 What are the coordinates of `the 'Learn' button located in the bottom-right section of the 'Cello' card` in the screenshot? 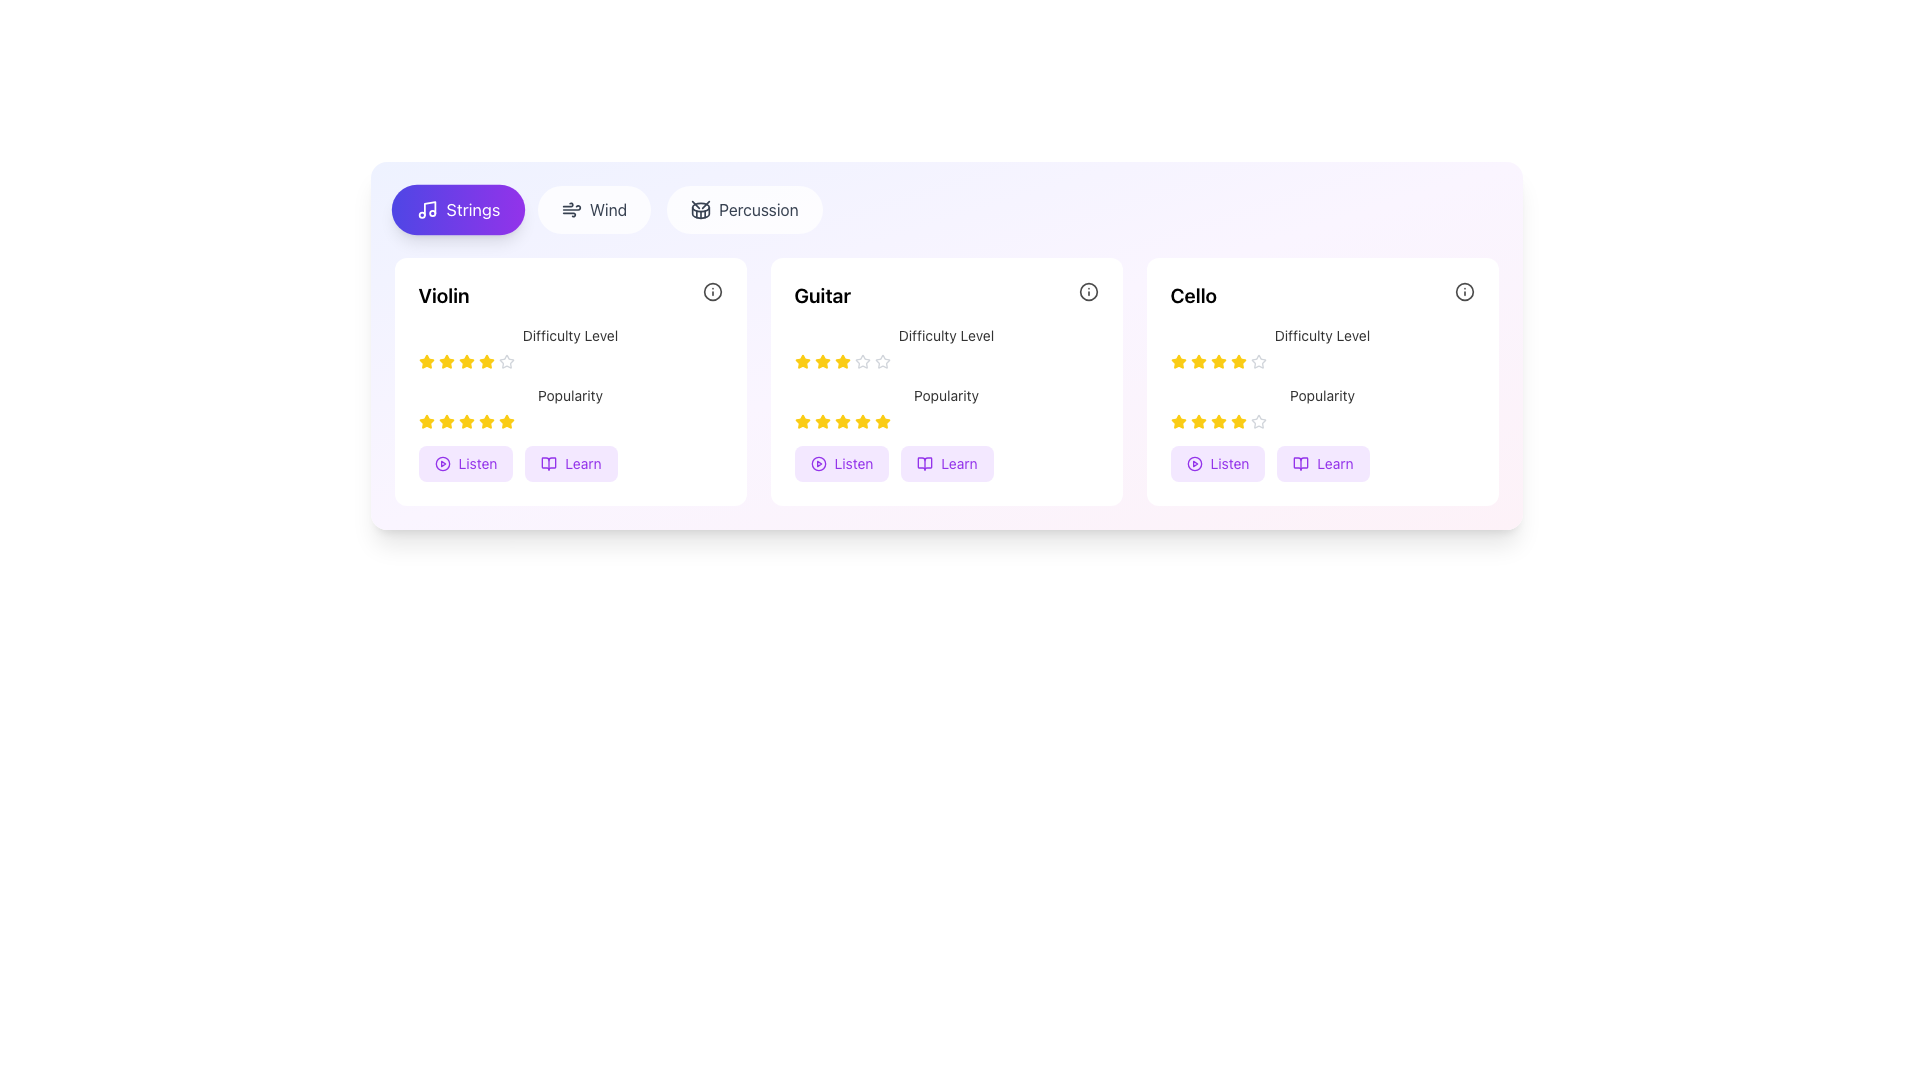 It's located at (1323, 463).